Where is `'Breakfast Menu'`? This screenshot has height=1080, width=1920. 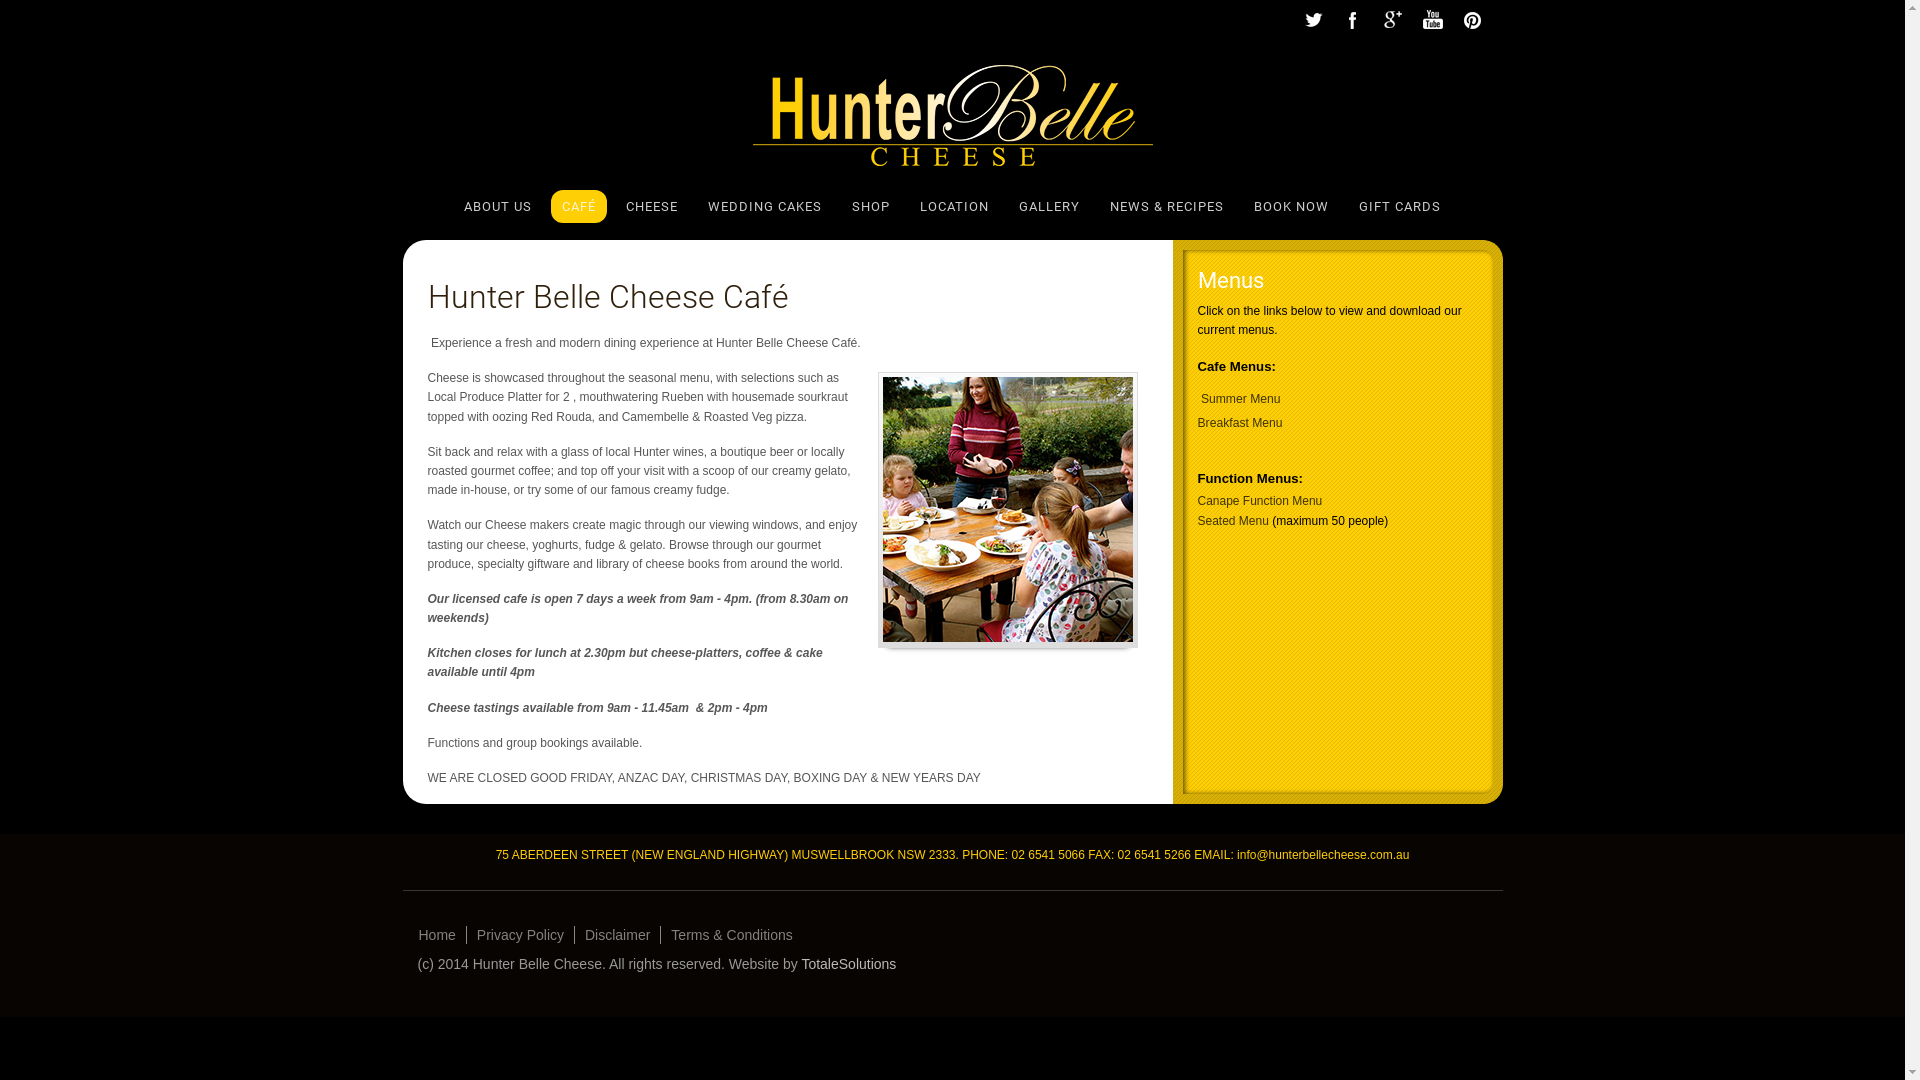
'Breakfast Menu' is located at coordinates (1239, 422).